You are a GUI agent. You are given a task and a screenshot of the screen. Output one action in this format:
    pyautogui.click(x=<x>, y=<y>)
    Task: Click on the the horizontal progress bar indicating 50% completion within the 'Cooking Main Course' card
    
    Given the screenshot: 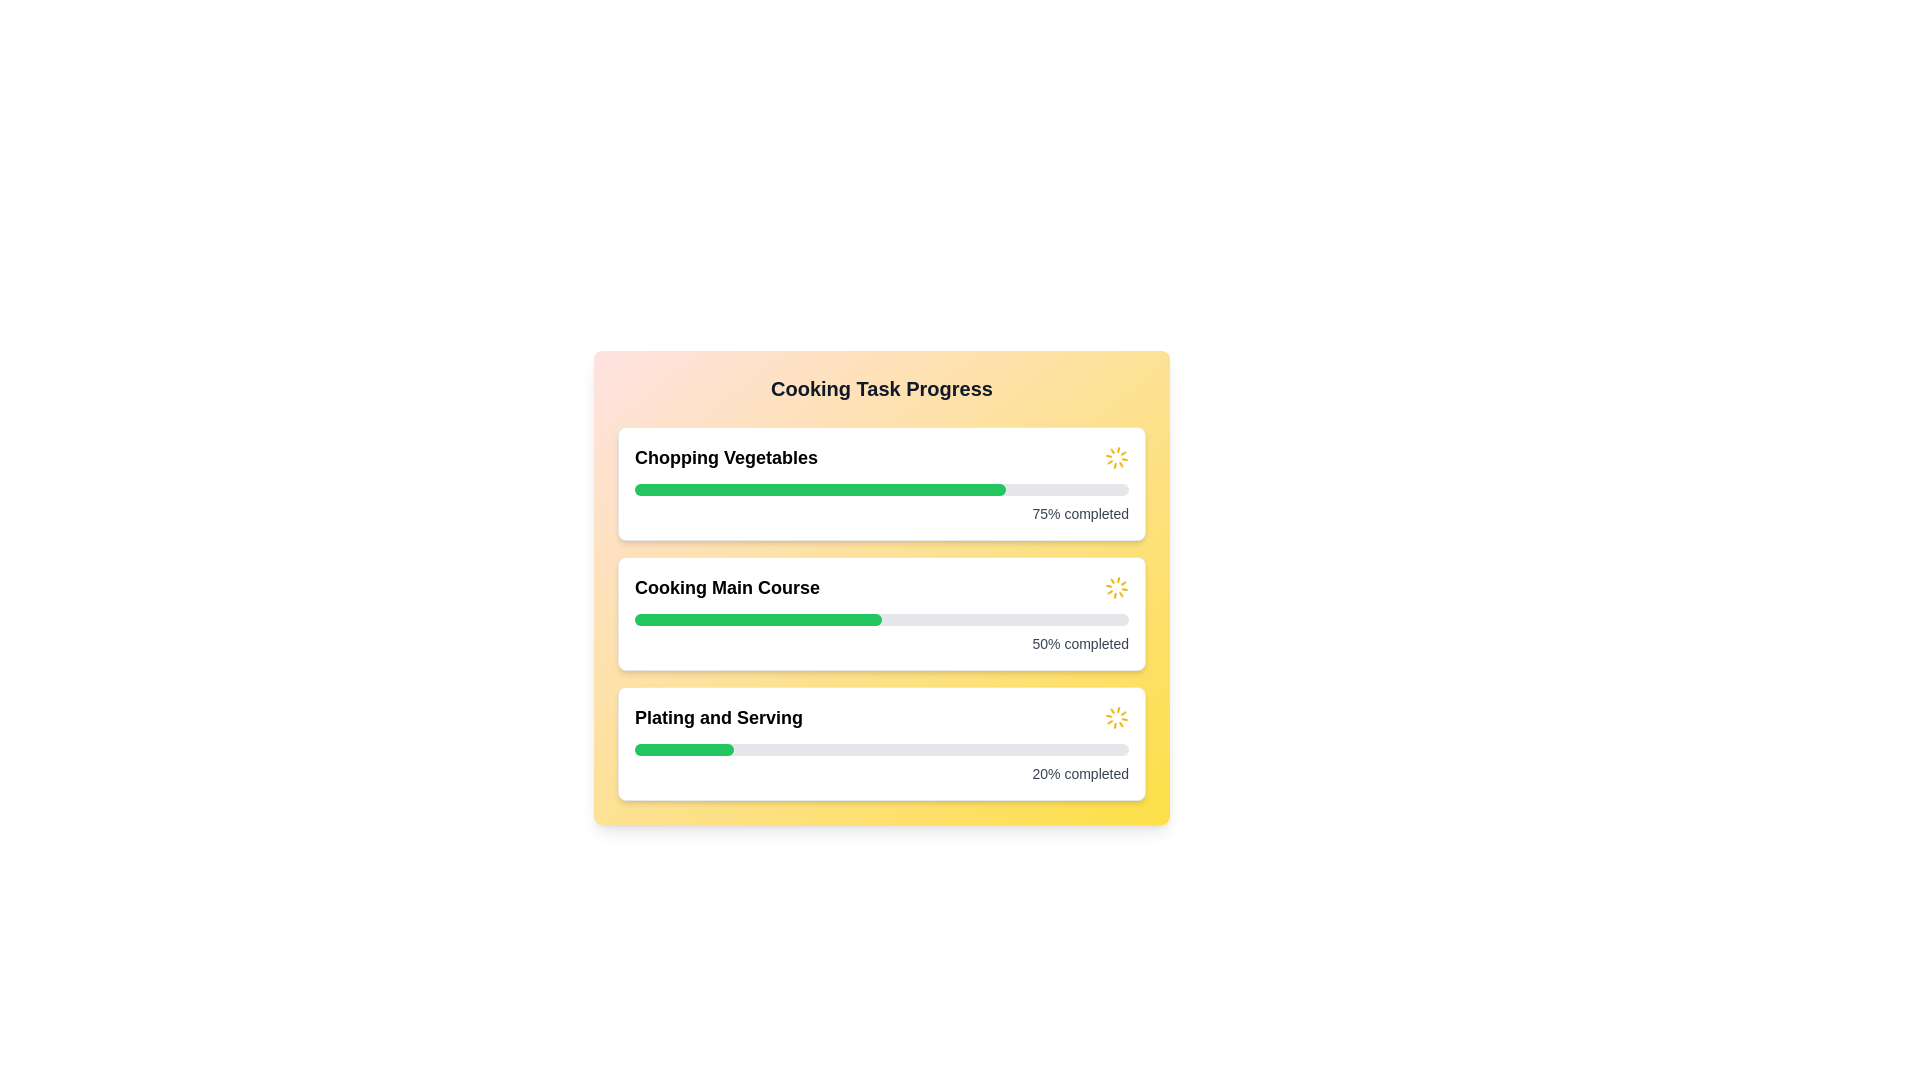 What is the action you would take?
    pyautogui.click(x=881, y=619)
    